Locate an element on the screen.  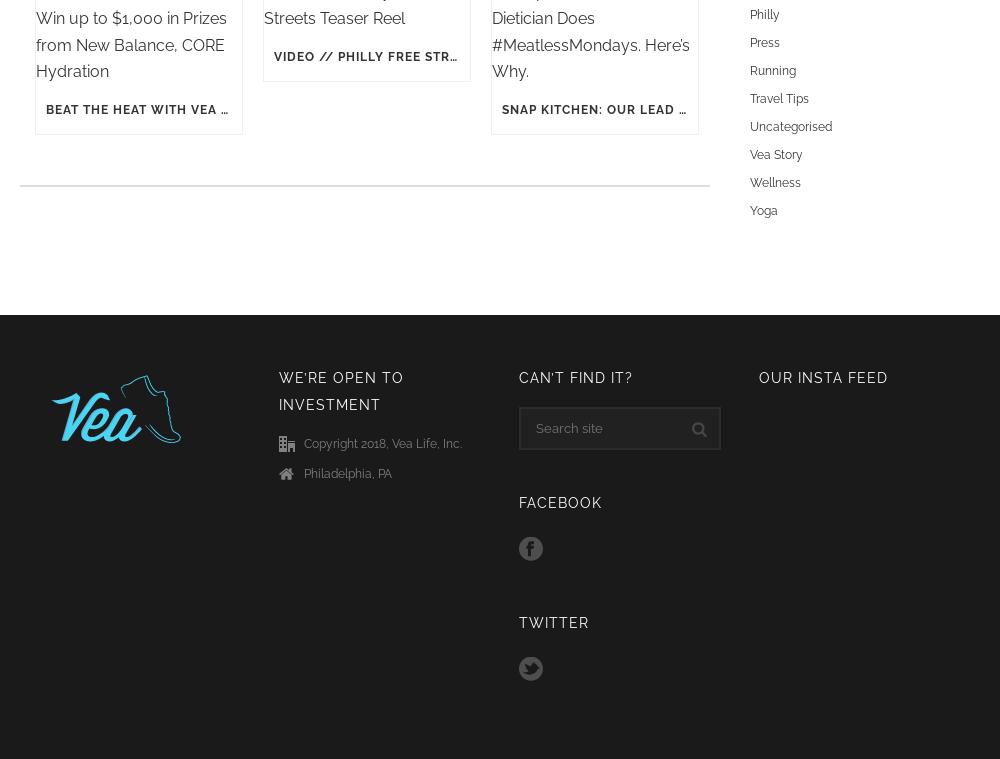
'Wellness' is located at coordinates (775, 182).